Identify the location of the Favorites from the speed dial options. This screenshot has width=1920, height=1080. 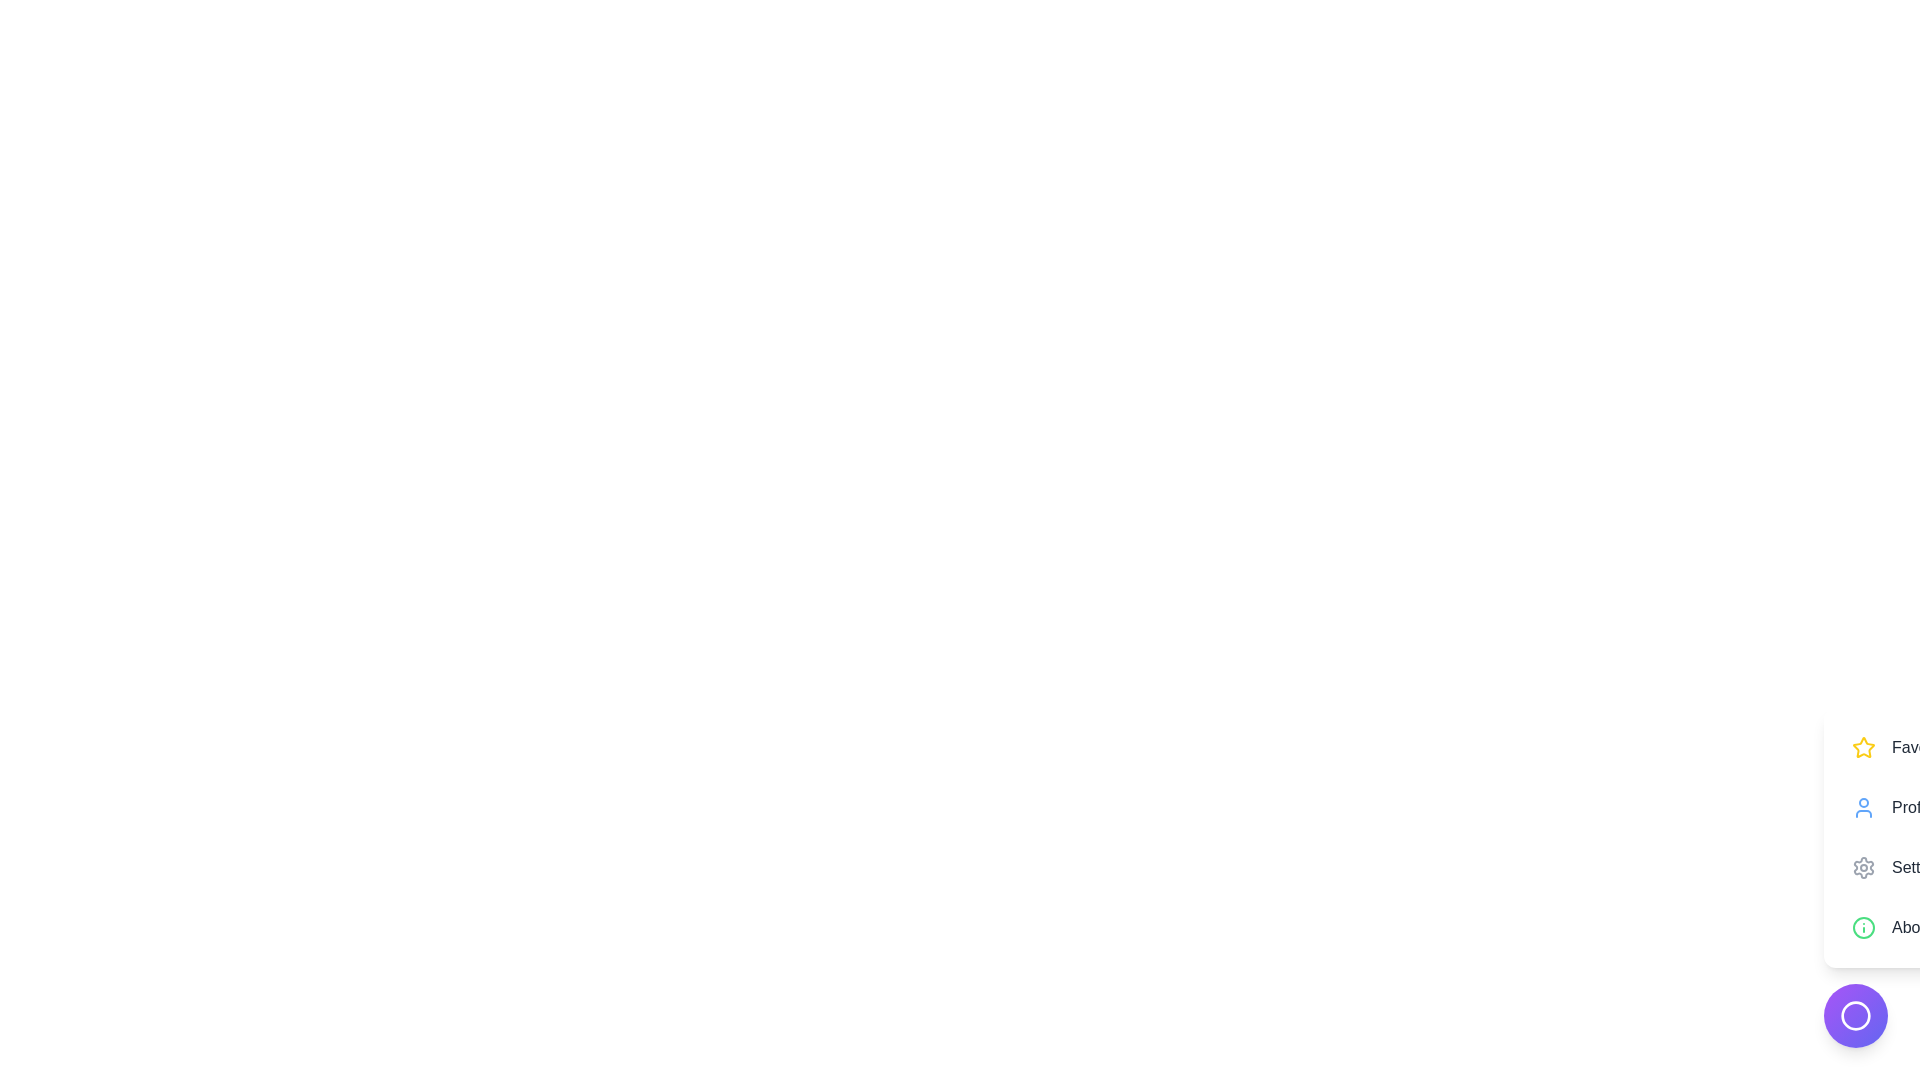
(1920, 748).